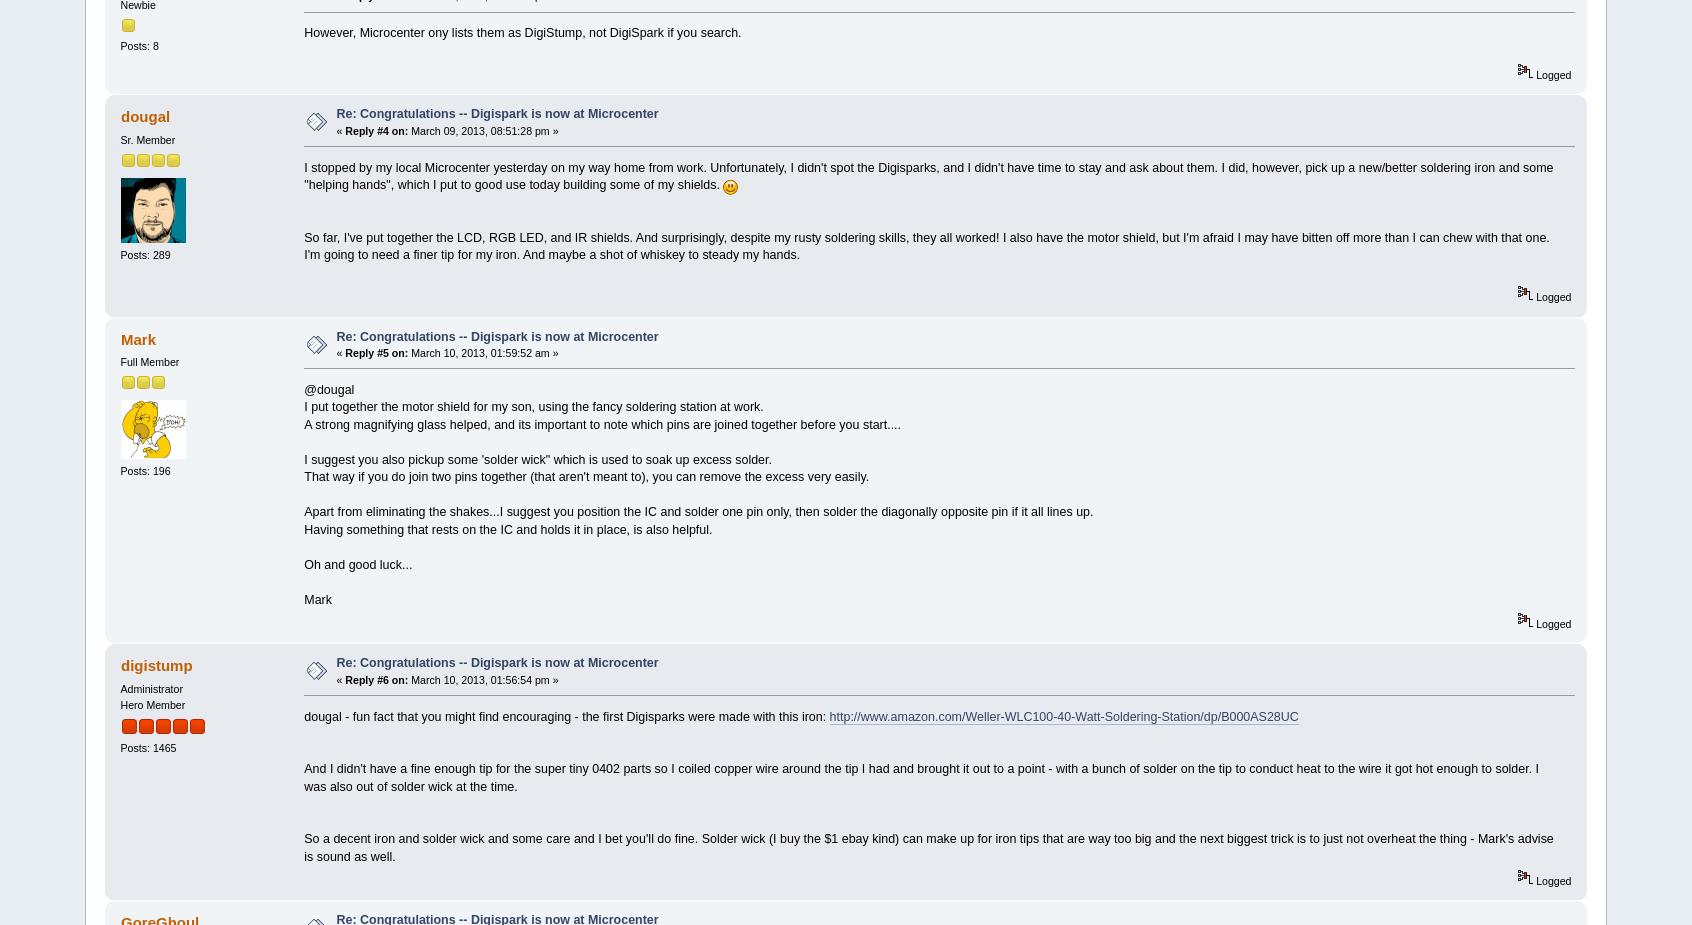 The width and height of the screenshot is (1692, 925). Describe the element at coordinates (1063, 716) in the screenshot. I see `'http://www.amazon.com/Weller-WLC100-40-Watt-Soldering-Station/dp/B000AS28UC'` at that location.